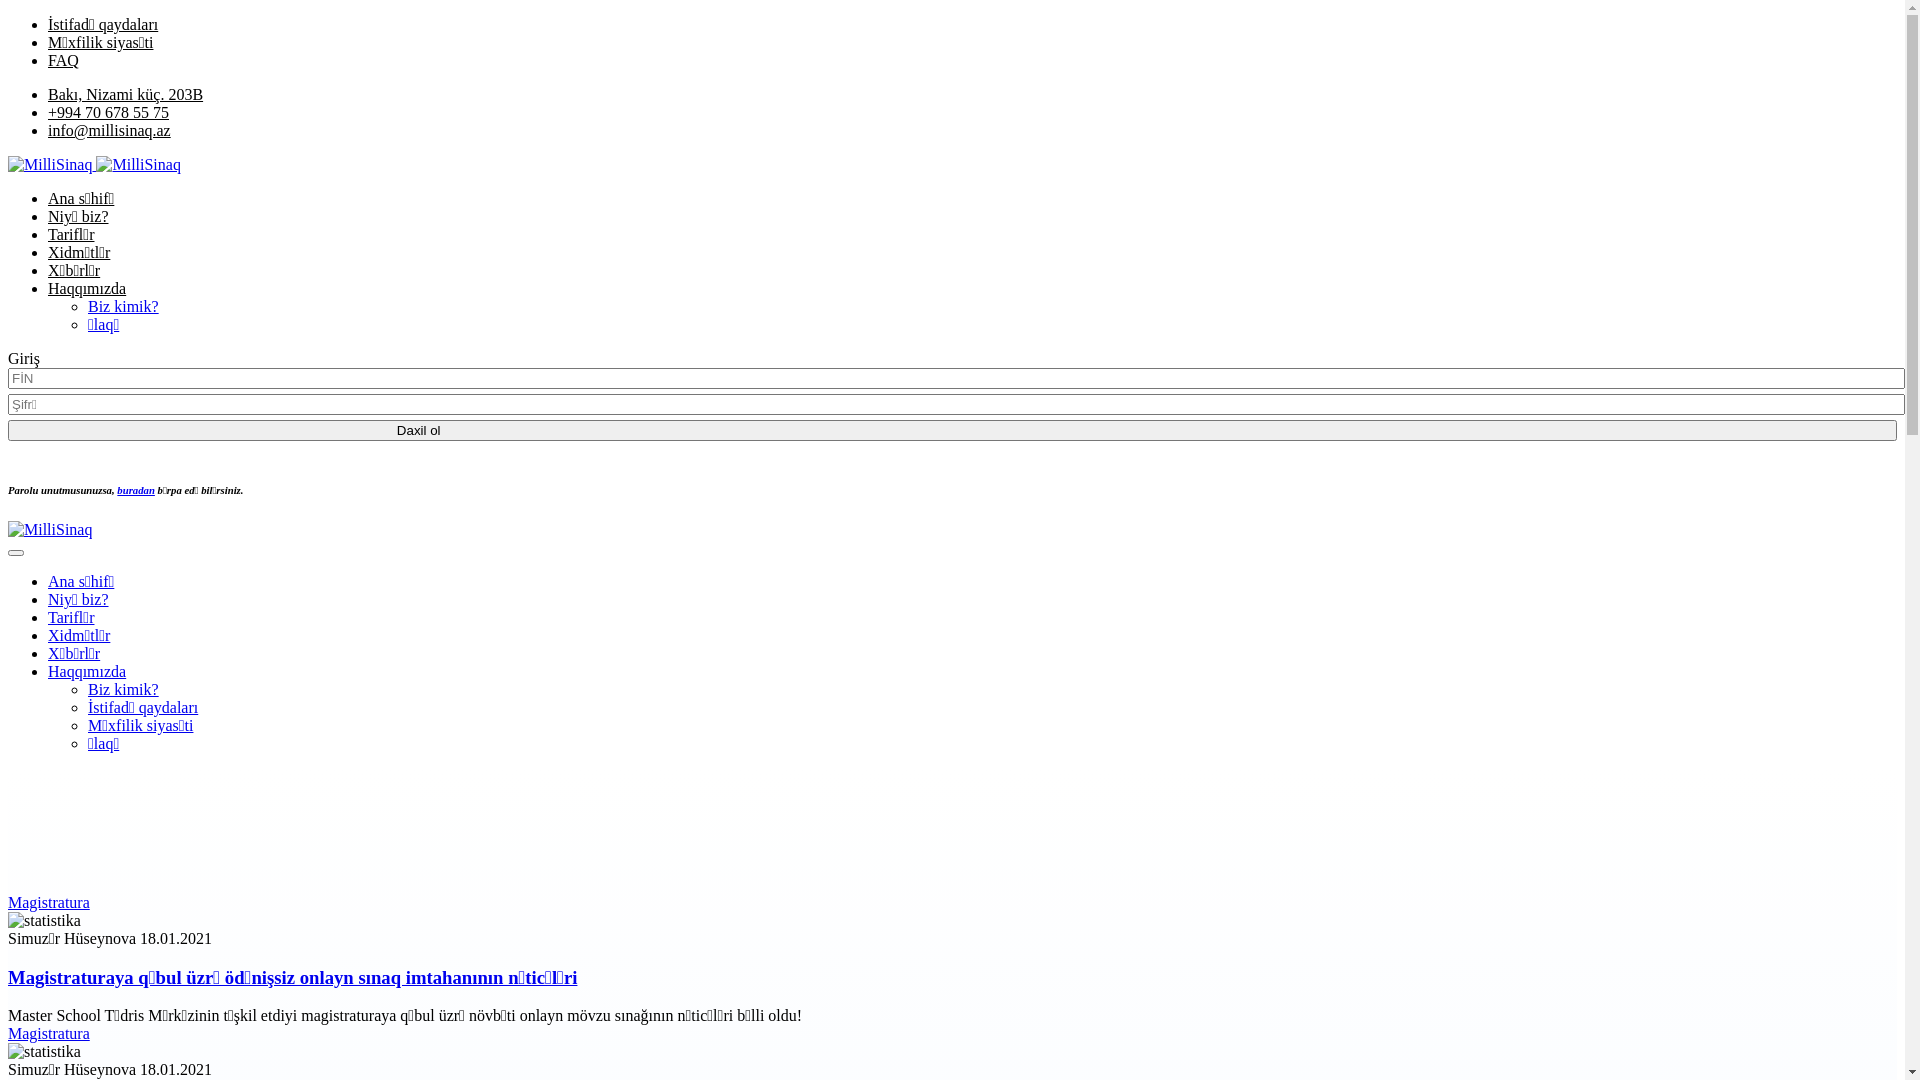  What do you see at coordinates (108, 130) in the screenshot?
I see `'info@millisinaq.az'` at bounding box center [108, 130].